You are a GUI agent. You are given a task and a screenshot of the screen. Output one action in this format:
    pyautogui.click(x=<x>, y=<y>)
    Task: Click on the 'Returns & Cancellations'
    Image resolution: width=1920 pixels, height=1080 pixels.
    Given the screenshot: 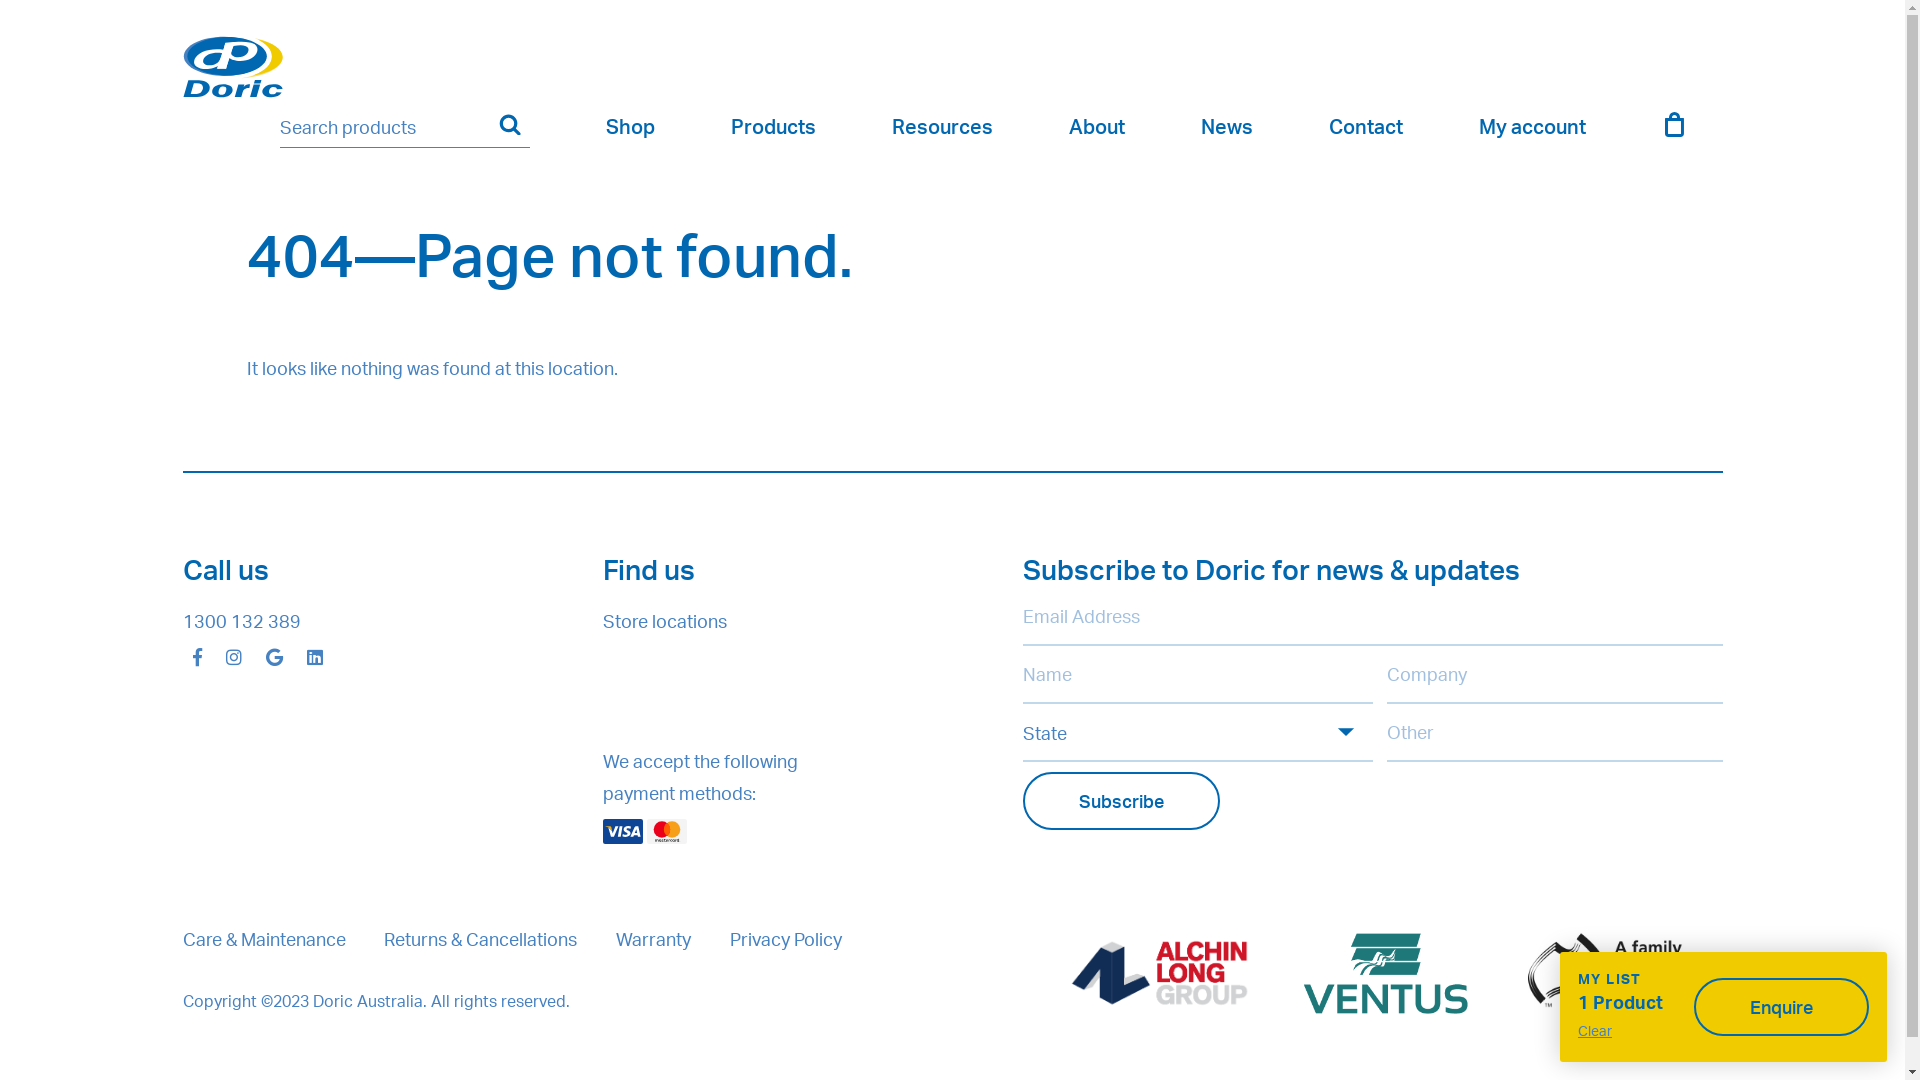 What is the action you would take?
    pyautogui.click(x=480, y=938)
    